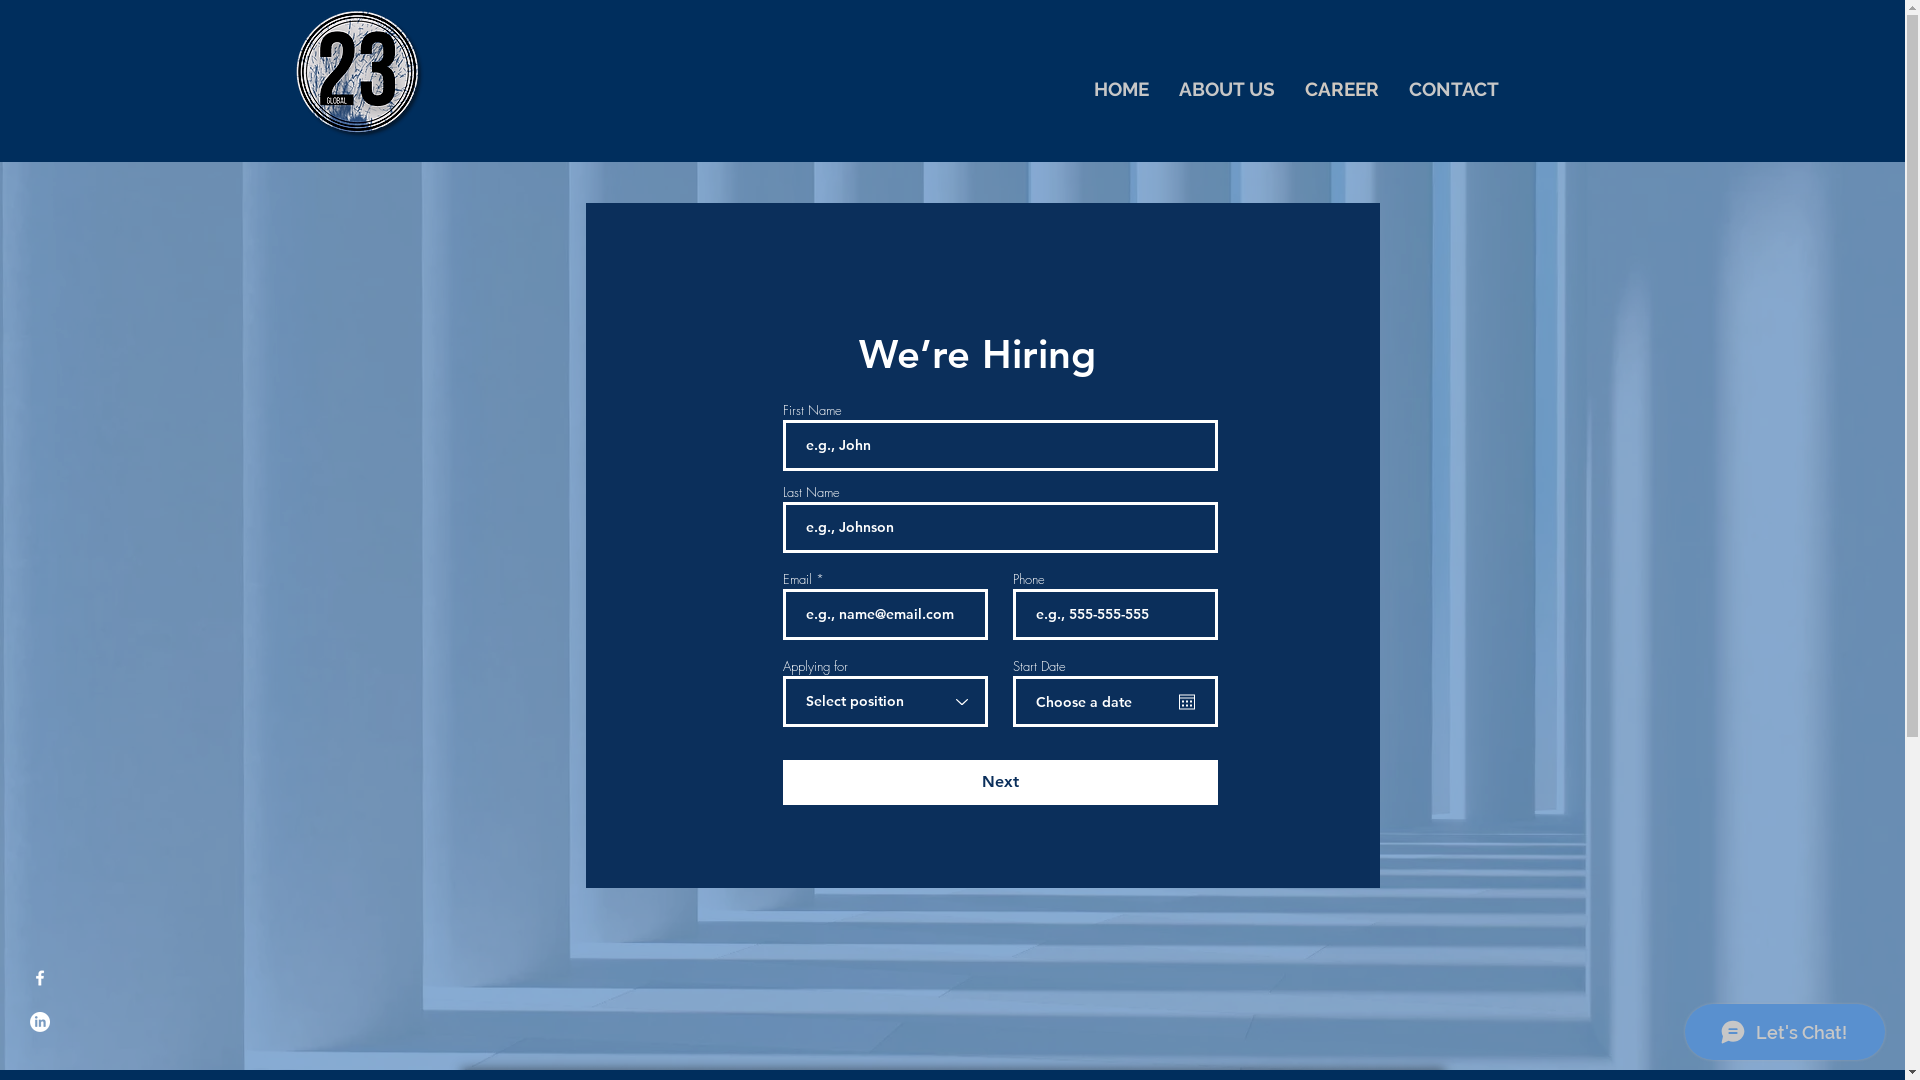 The width and height of the screenshot is (1920, 1080). I want to click on 'ABOUT US', so click(1226, 87).